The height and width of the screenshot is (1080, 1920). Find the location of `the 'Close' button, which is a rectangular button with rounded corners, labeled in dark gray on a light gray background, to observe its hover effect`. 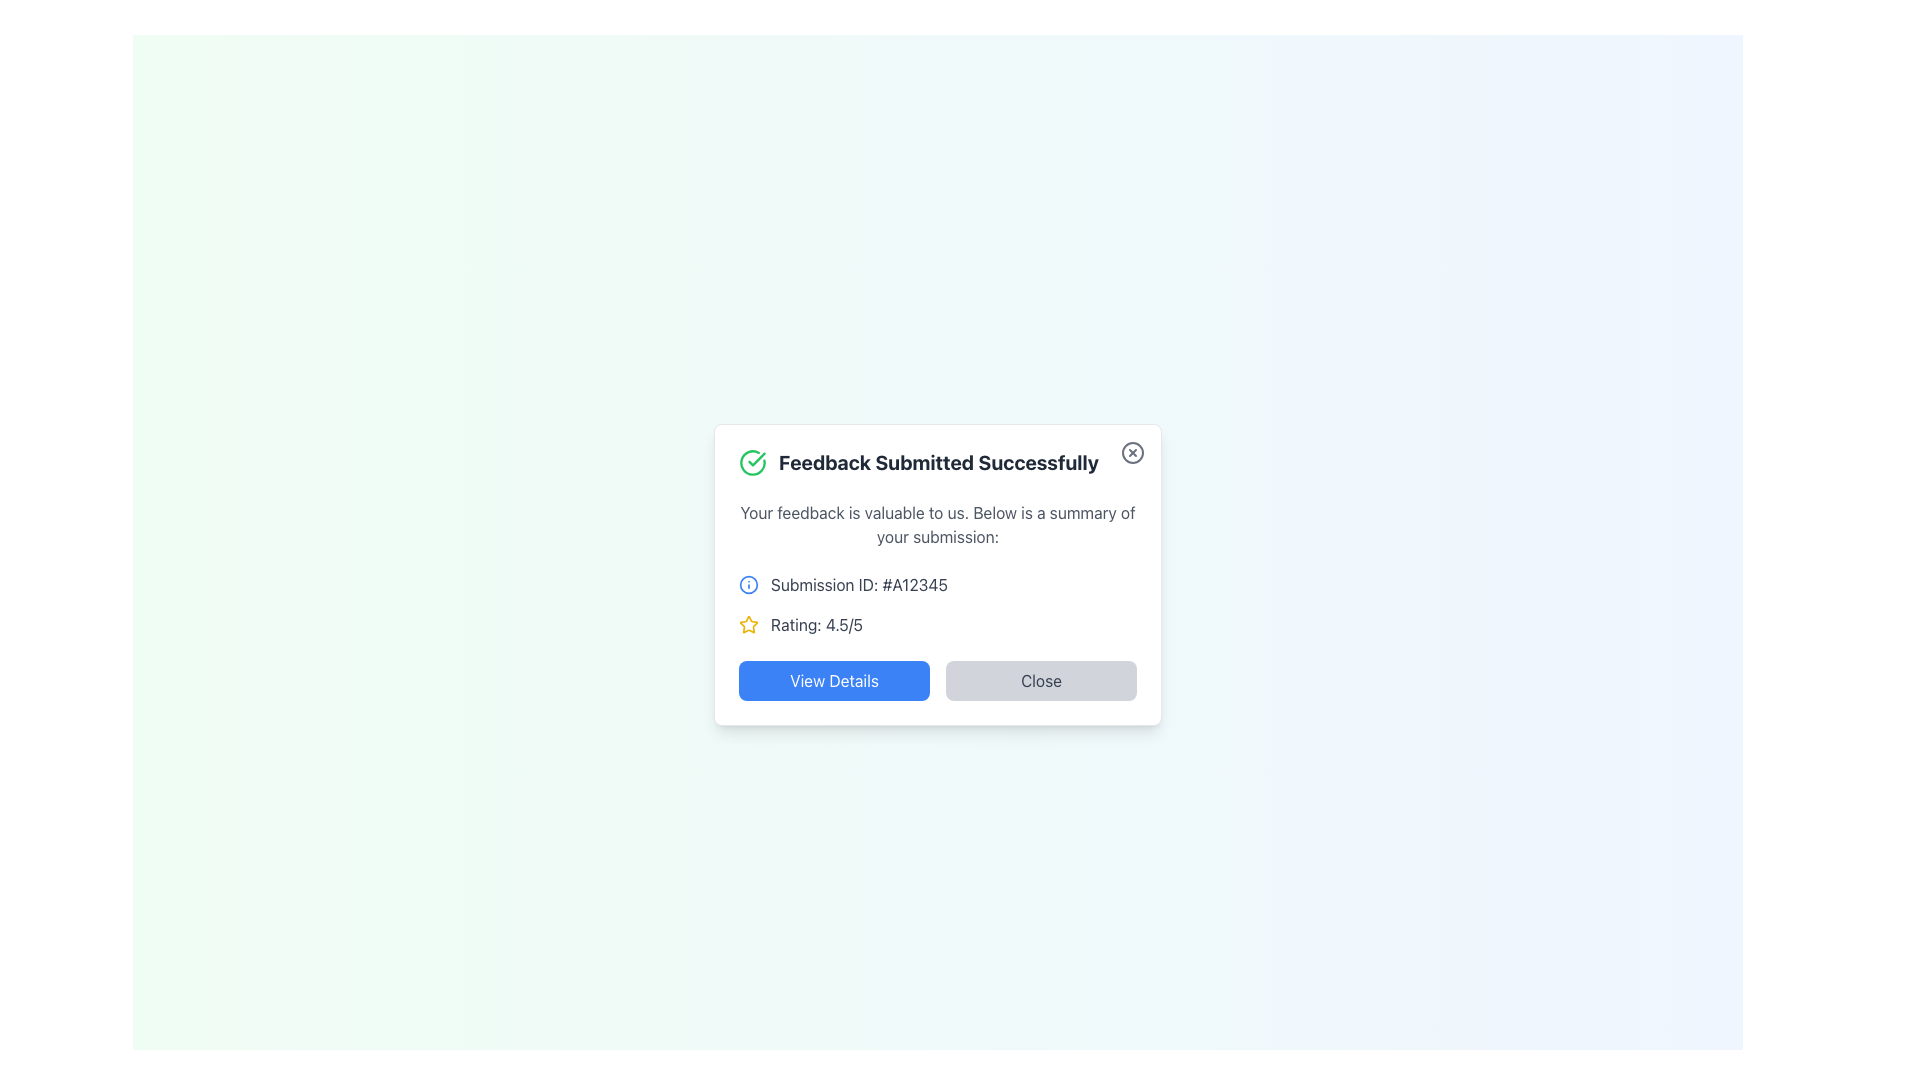

the 'Close' button, which is a rectangular button with rounded corners, labeled in dark gray on a light gray background, to observe its hover effect is located at coordinates (1040, 680).